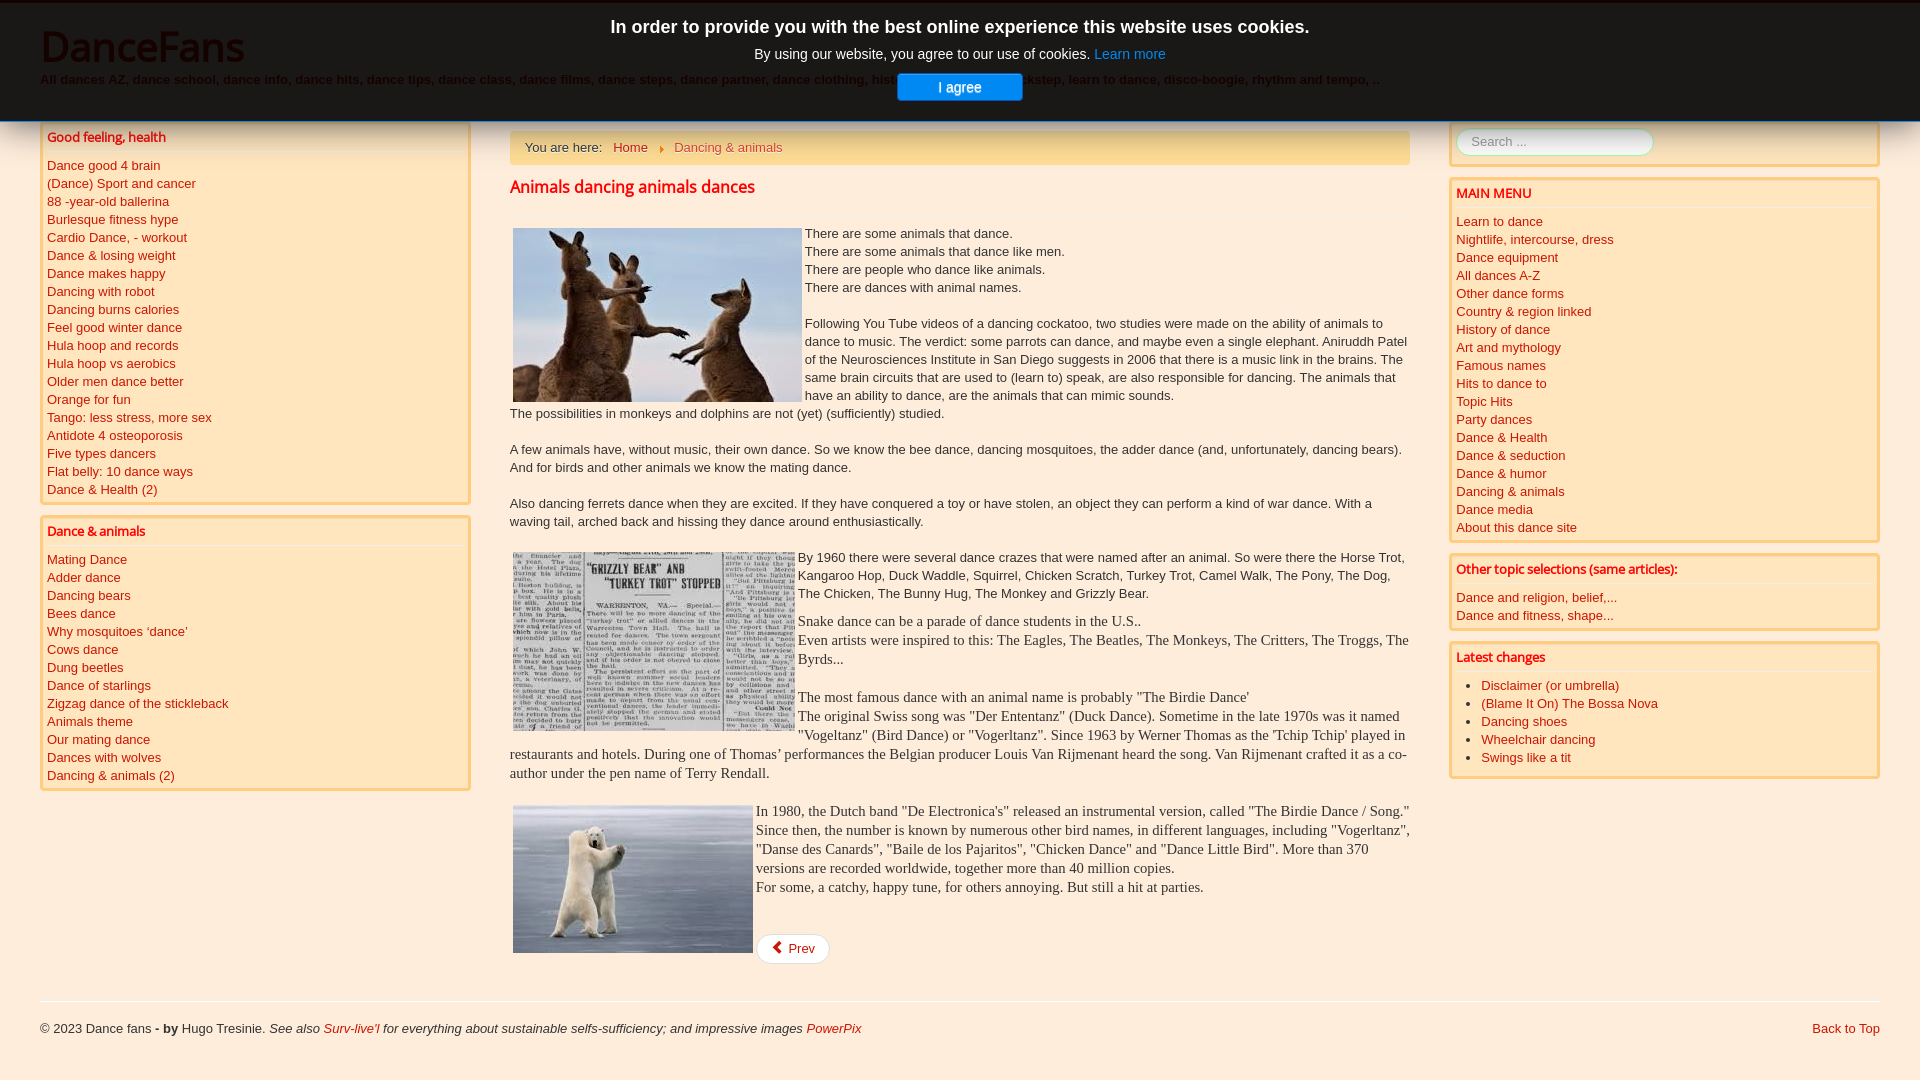 The image size is (1920, 1080). I want to click on 'Mating Dance', so click(47, 559).